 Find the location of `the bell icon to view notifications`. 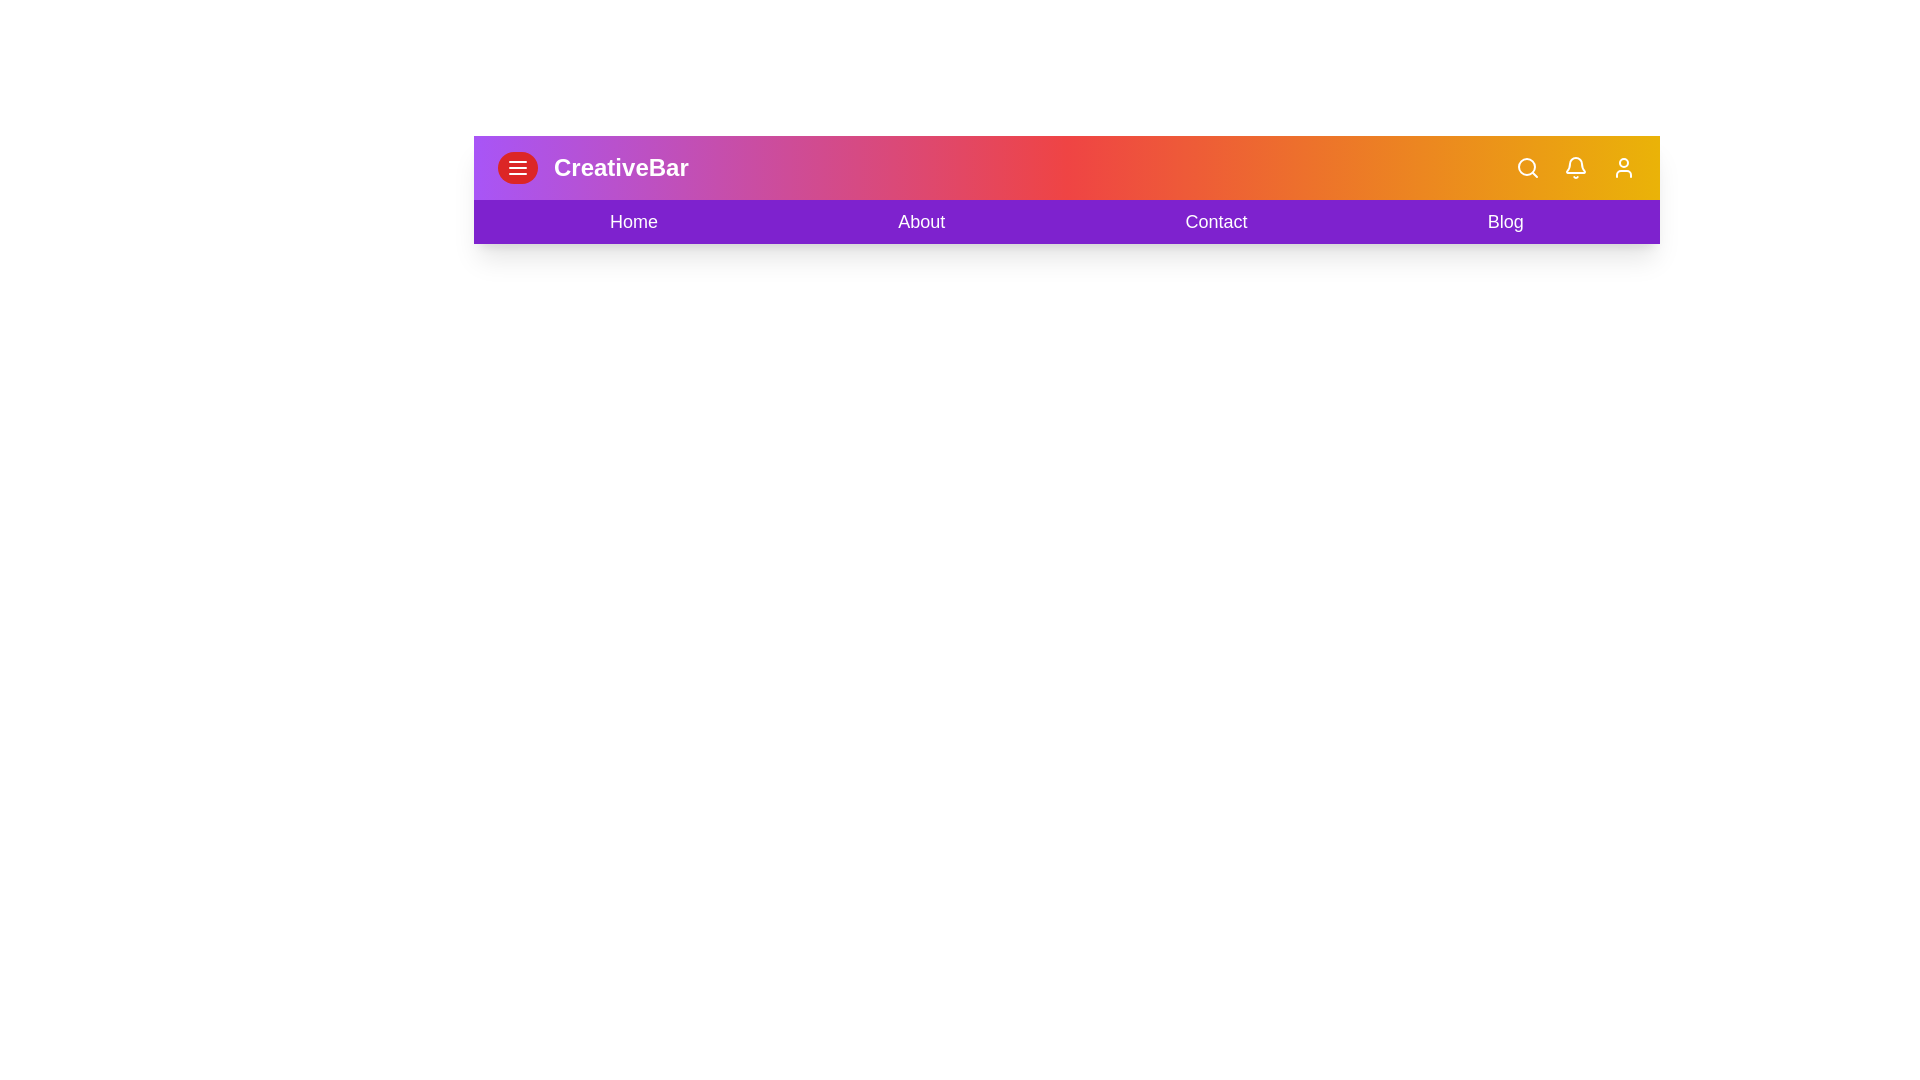

the bell icon to view notifications is located at coordinates (1574, 167).